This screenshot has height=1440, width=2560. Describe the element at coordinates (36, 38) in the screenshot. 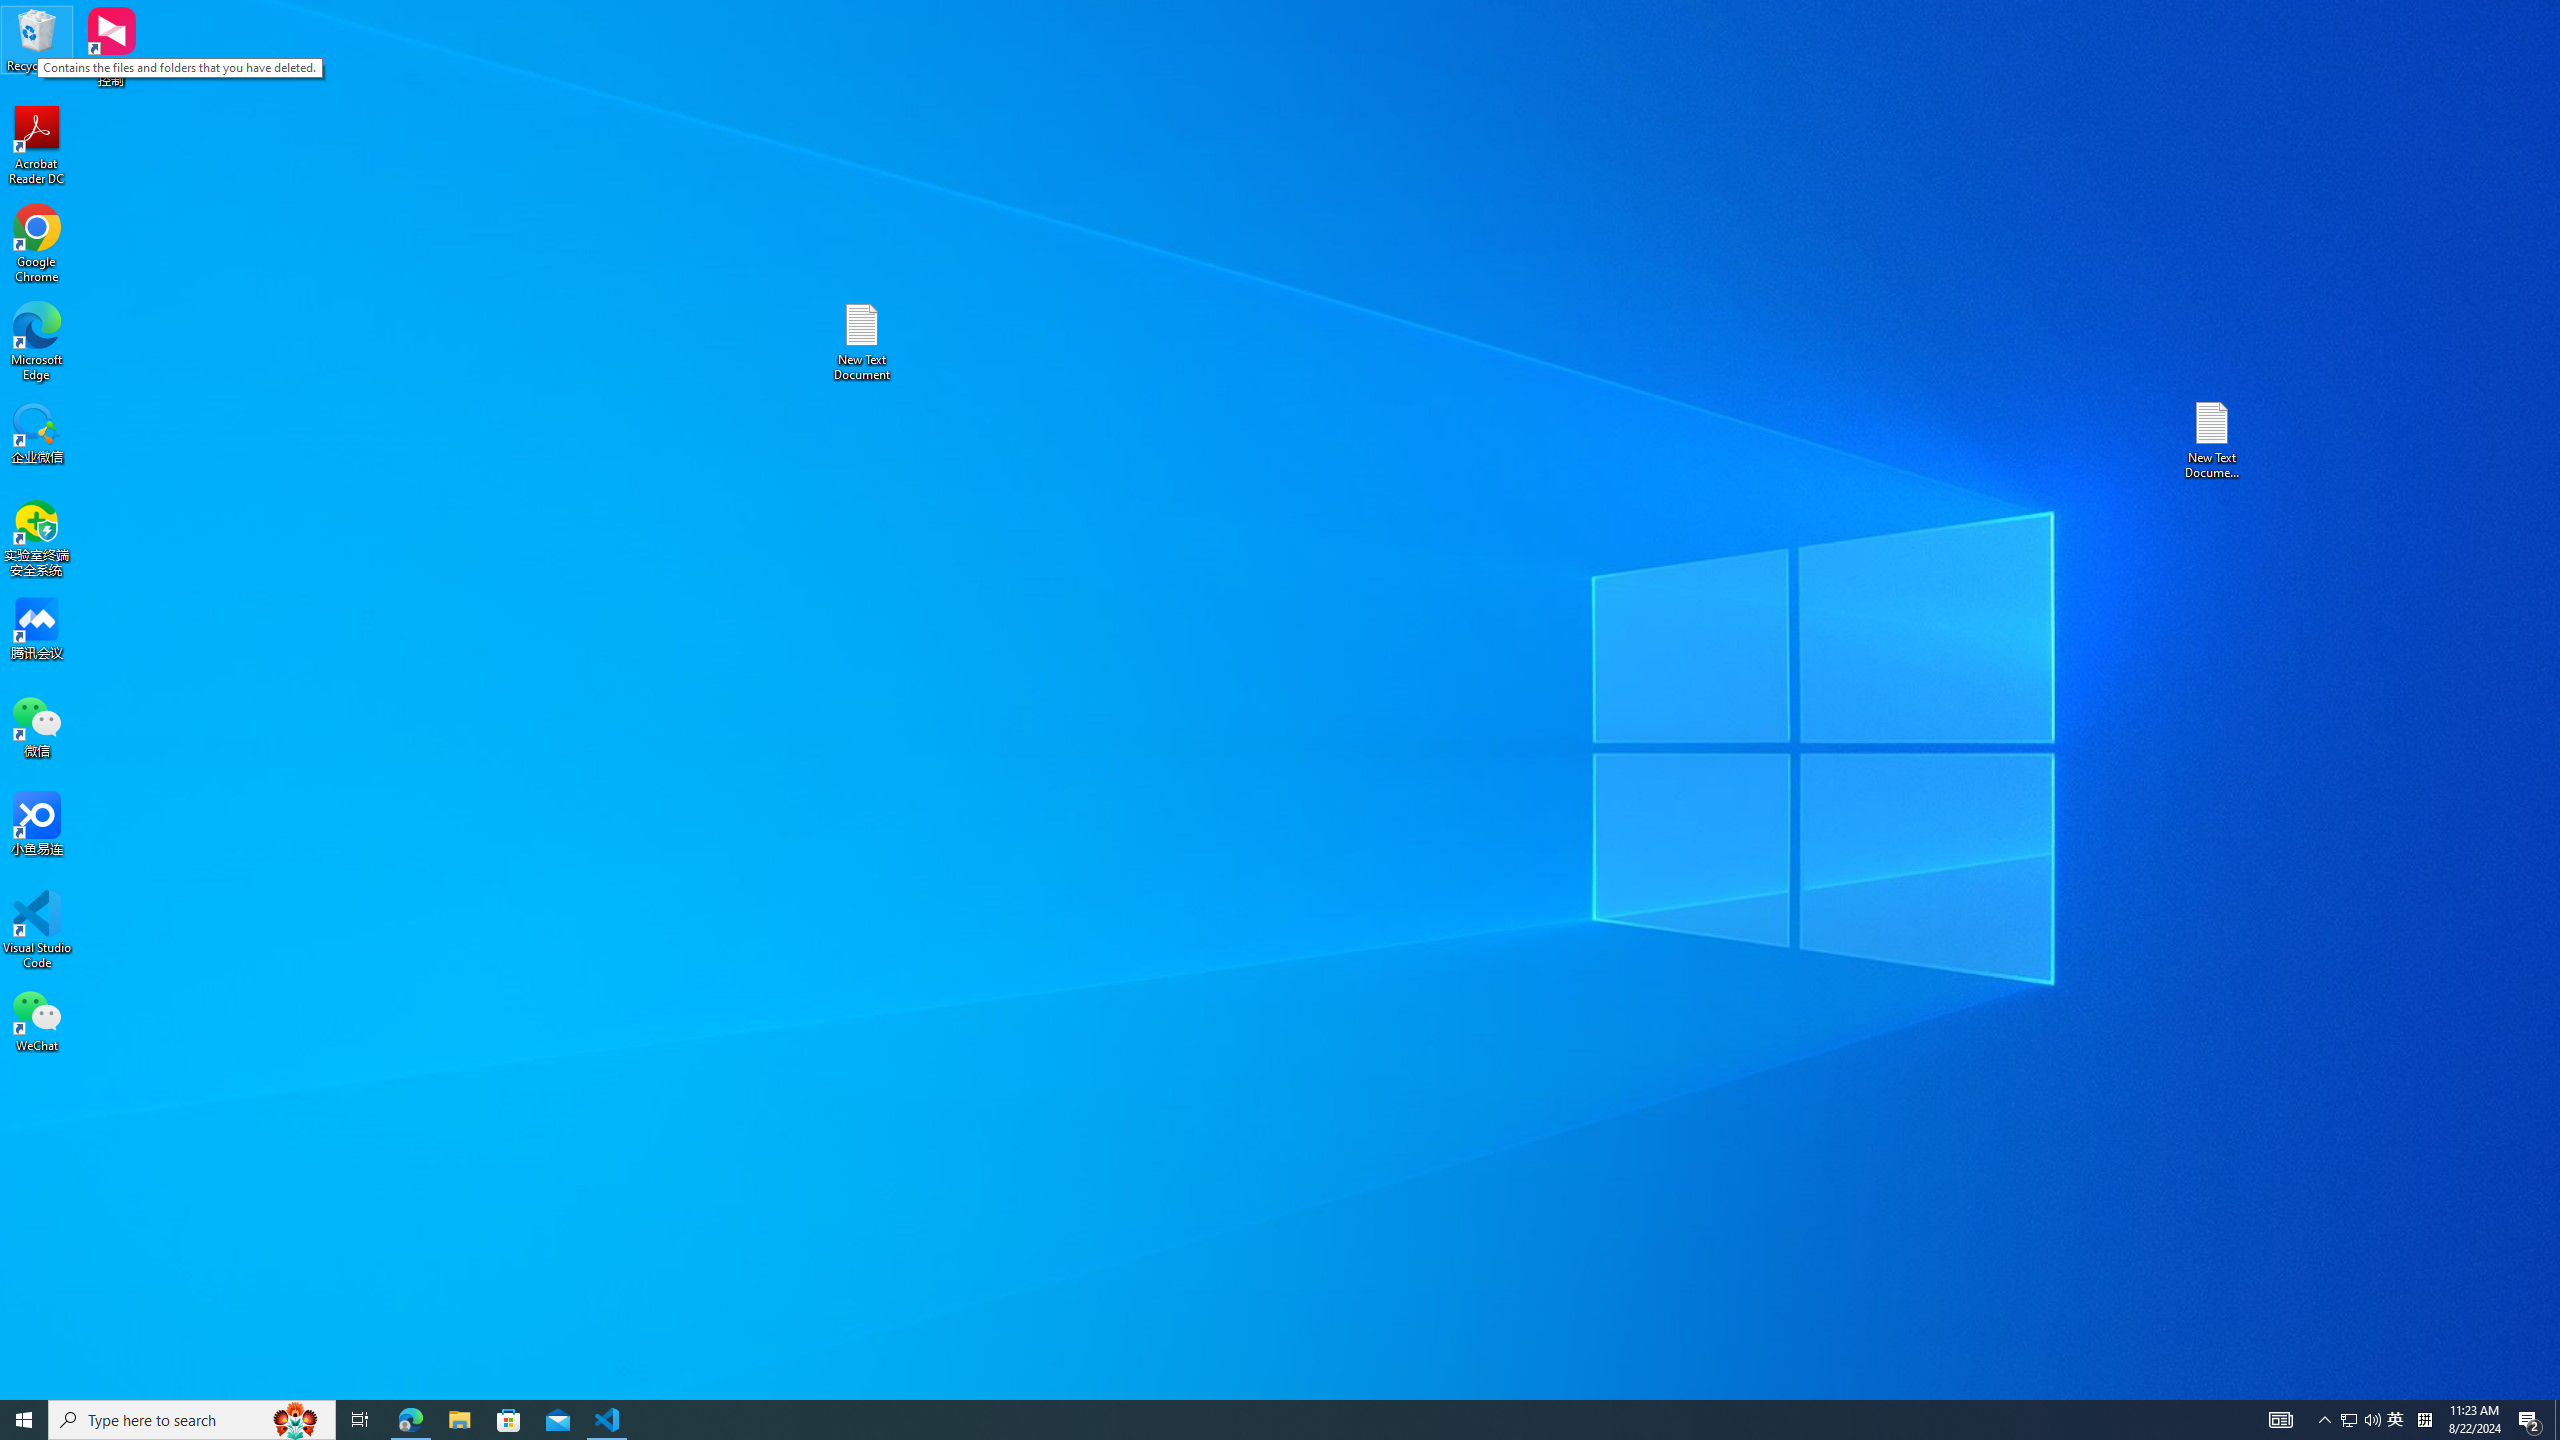

I see `'Recycle Bin'` at that location.